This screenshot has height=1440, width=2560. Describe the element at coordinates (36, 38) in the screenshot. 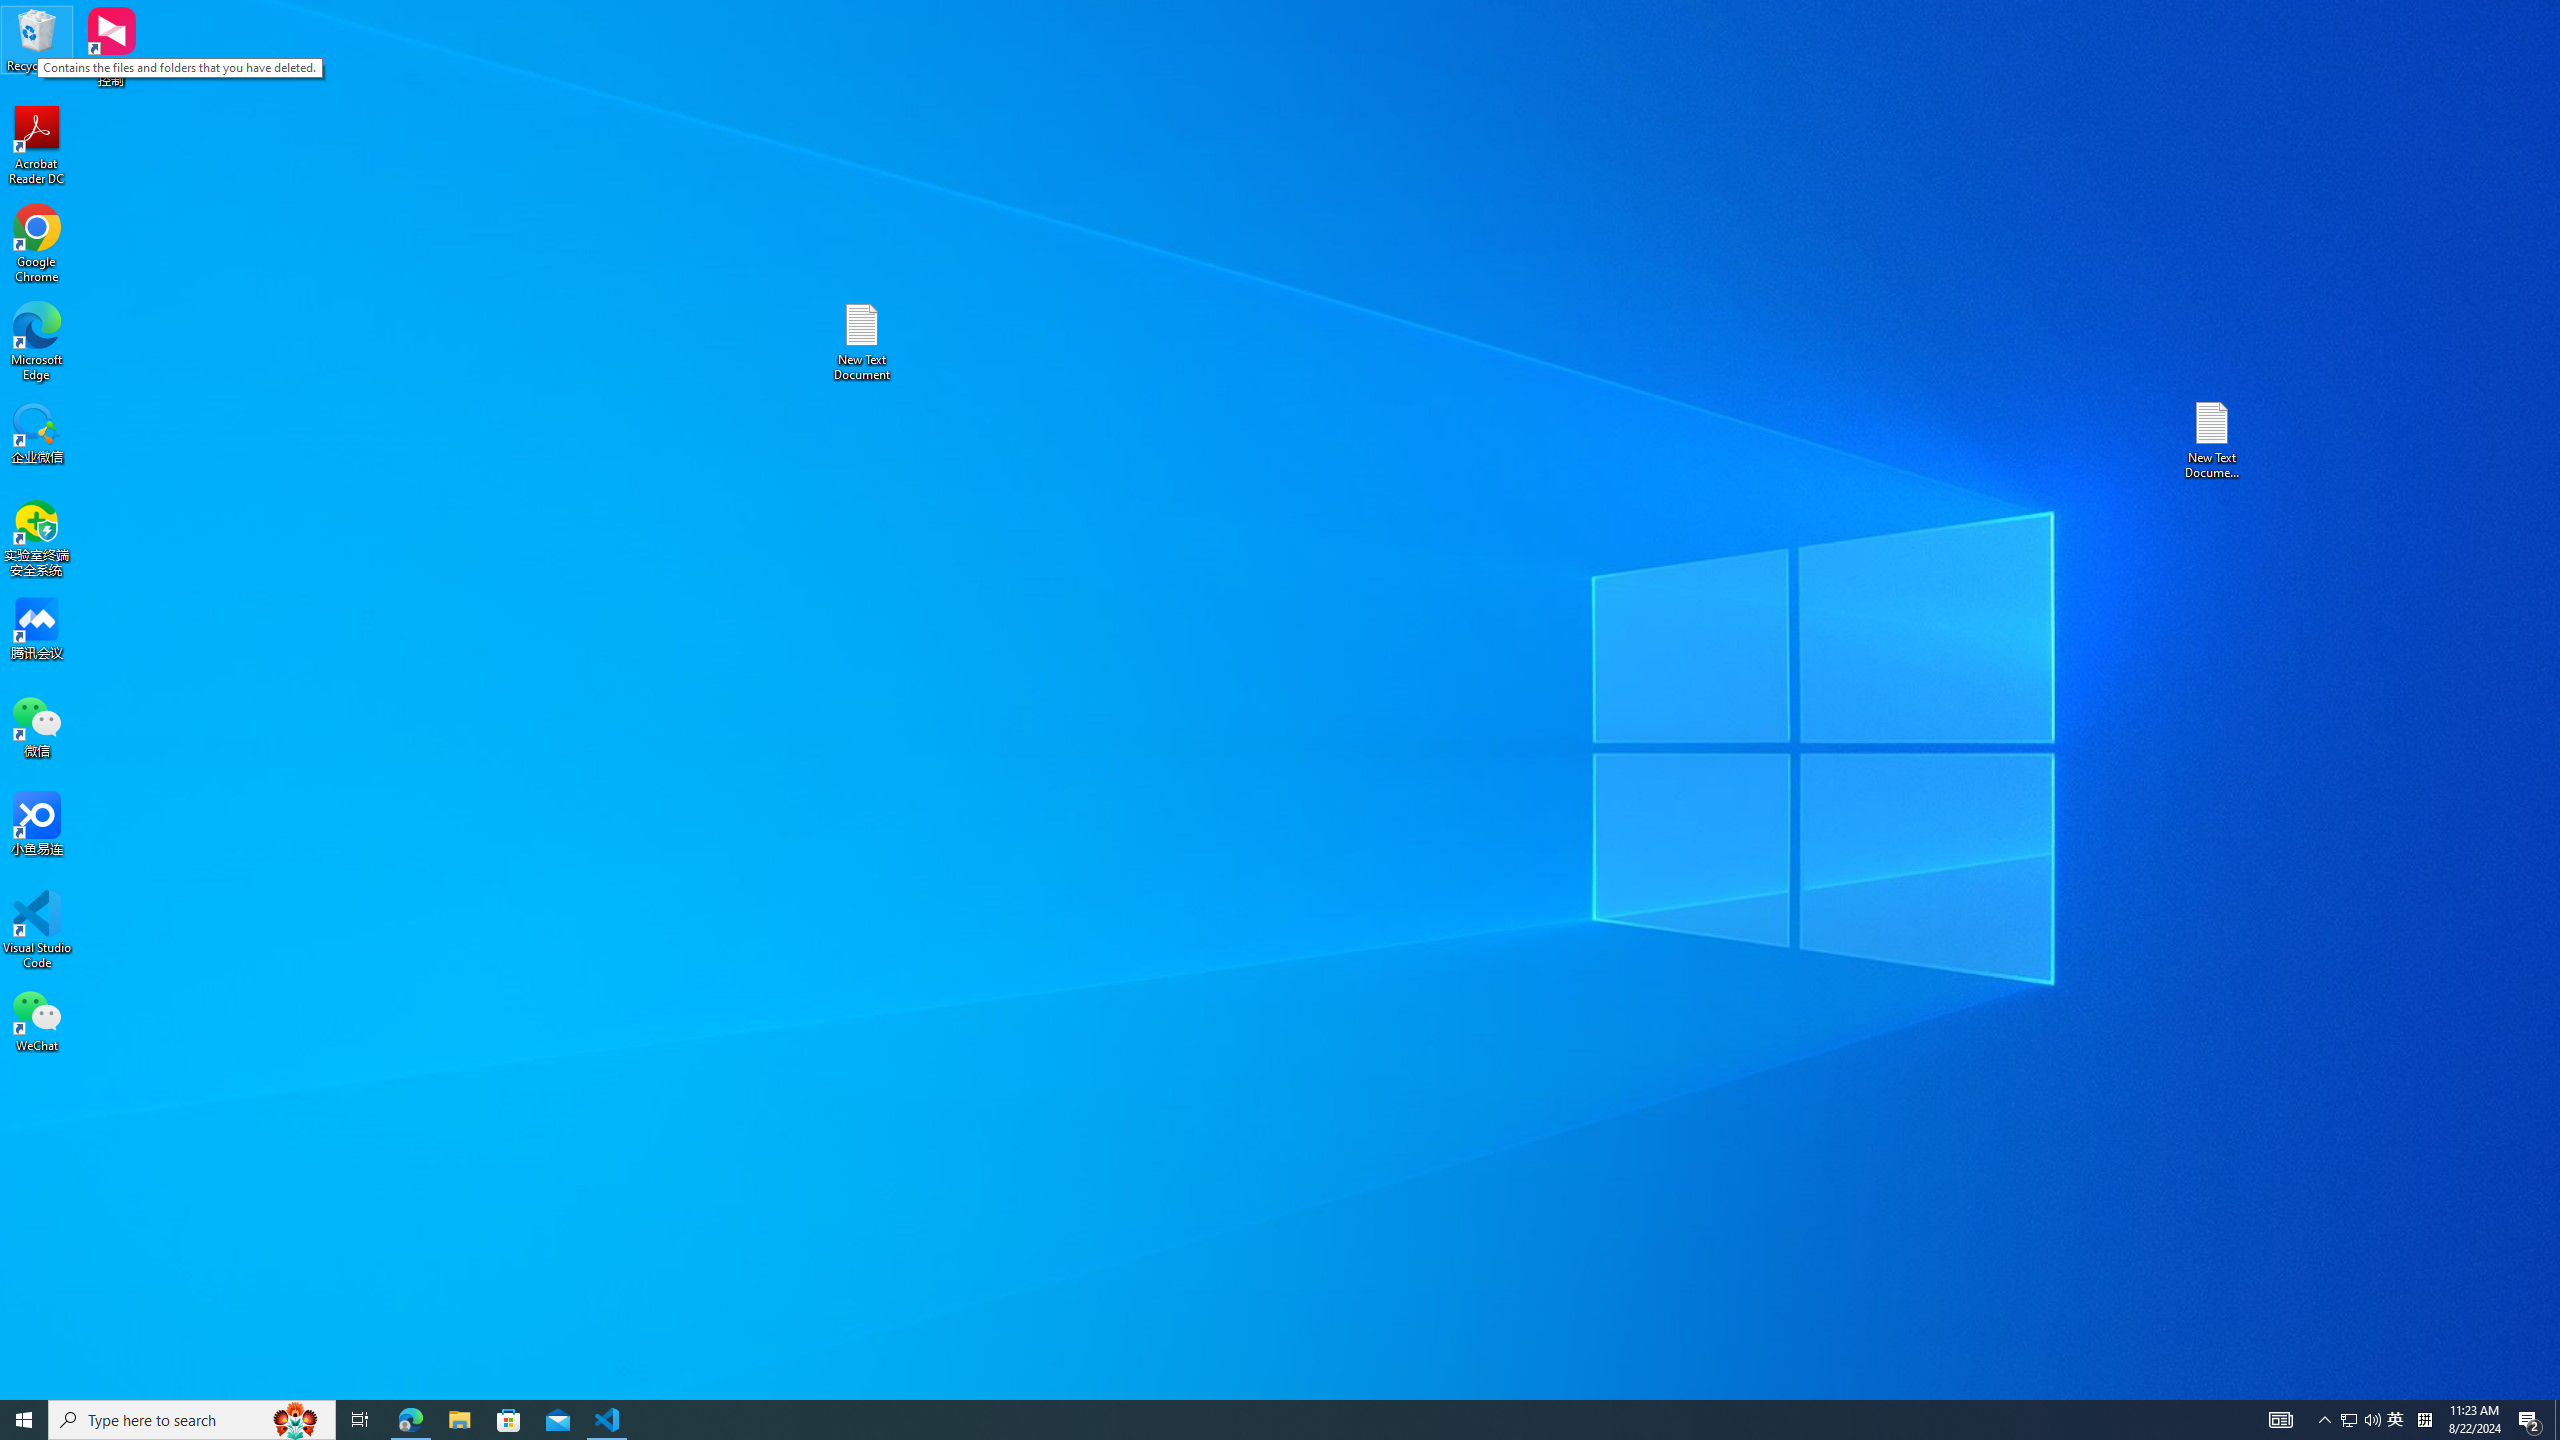

I see `'Recycle Bin'` at that location.